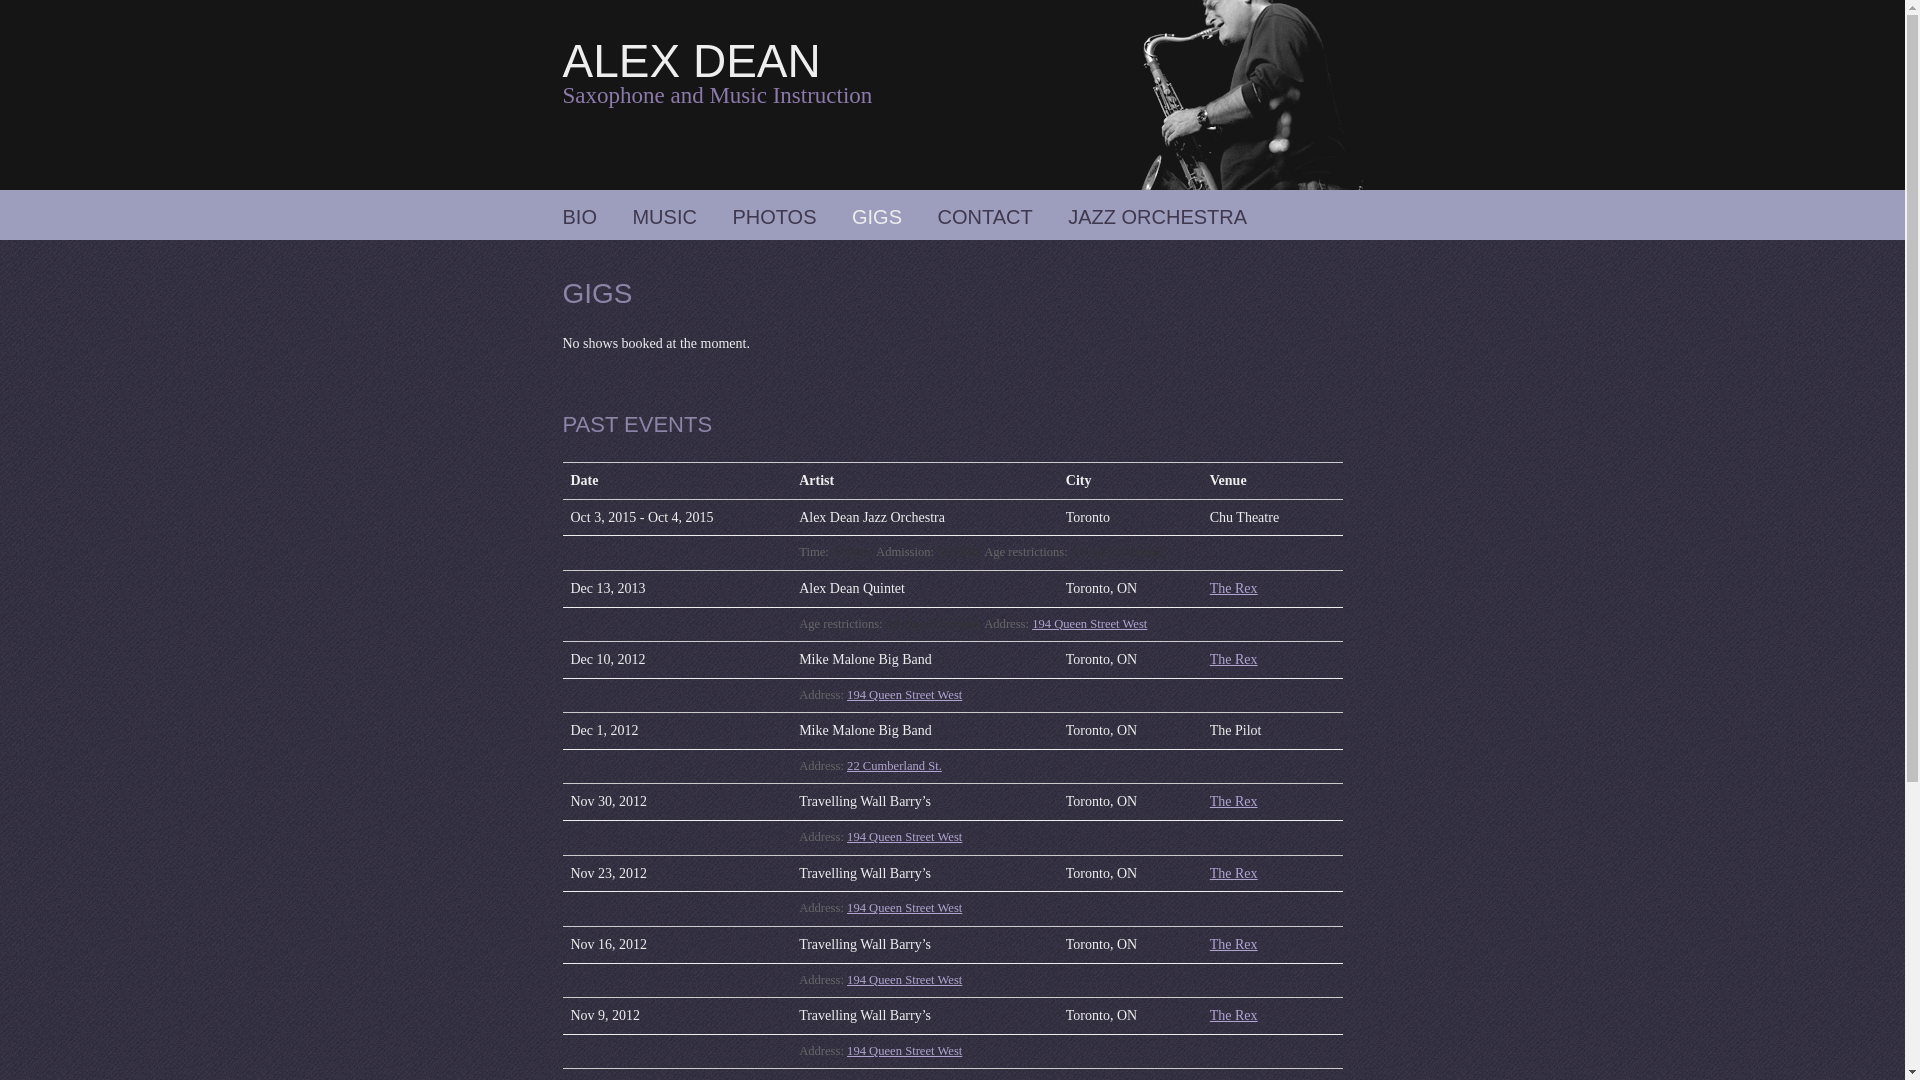 This screenshot has width=1920, height=1080. I want to click on 'PHOTOS', so click(772, 216).